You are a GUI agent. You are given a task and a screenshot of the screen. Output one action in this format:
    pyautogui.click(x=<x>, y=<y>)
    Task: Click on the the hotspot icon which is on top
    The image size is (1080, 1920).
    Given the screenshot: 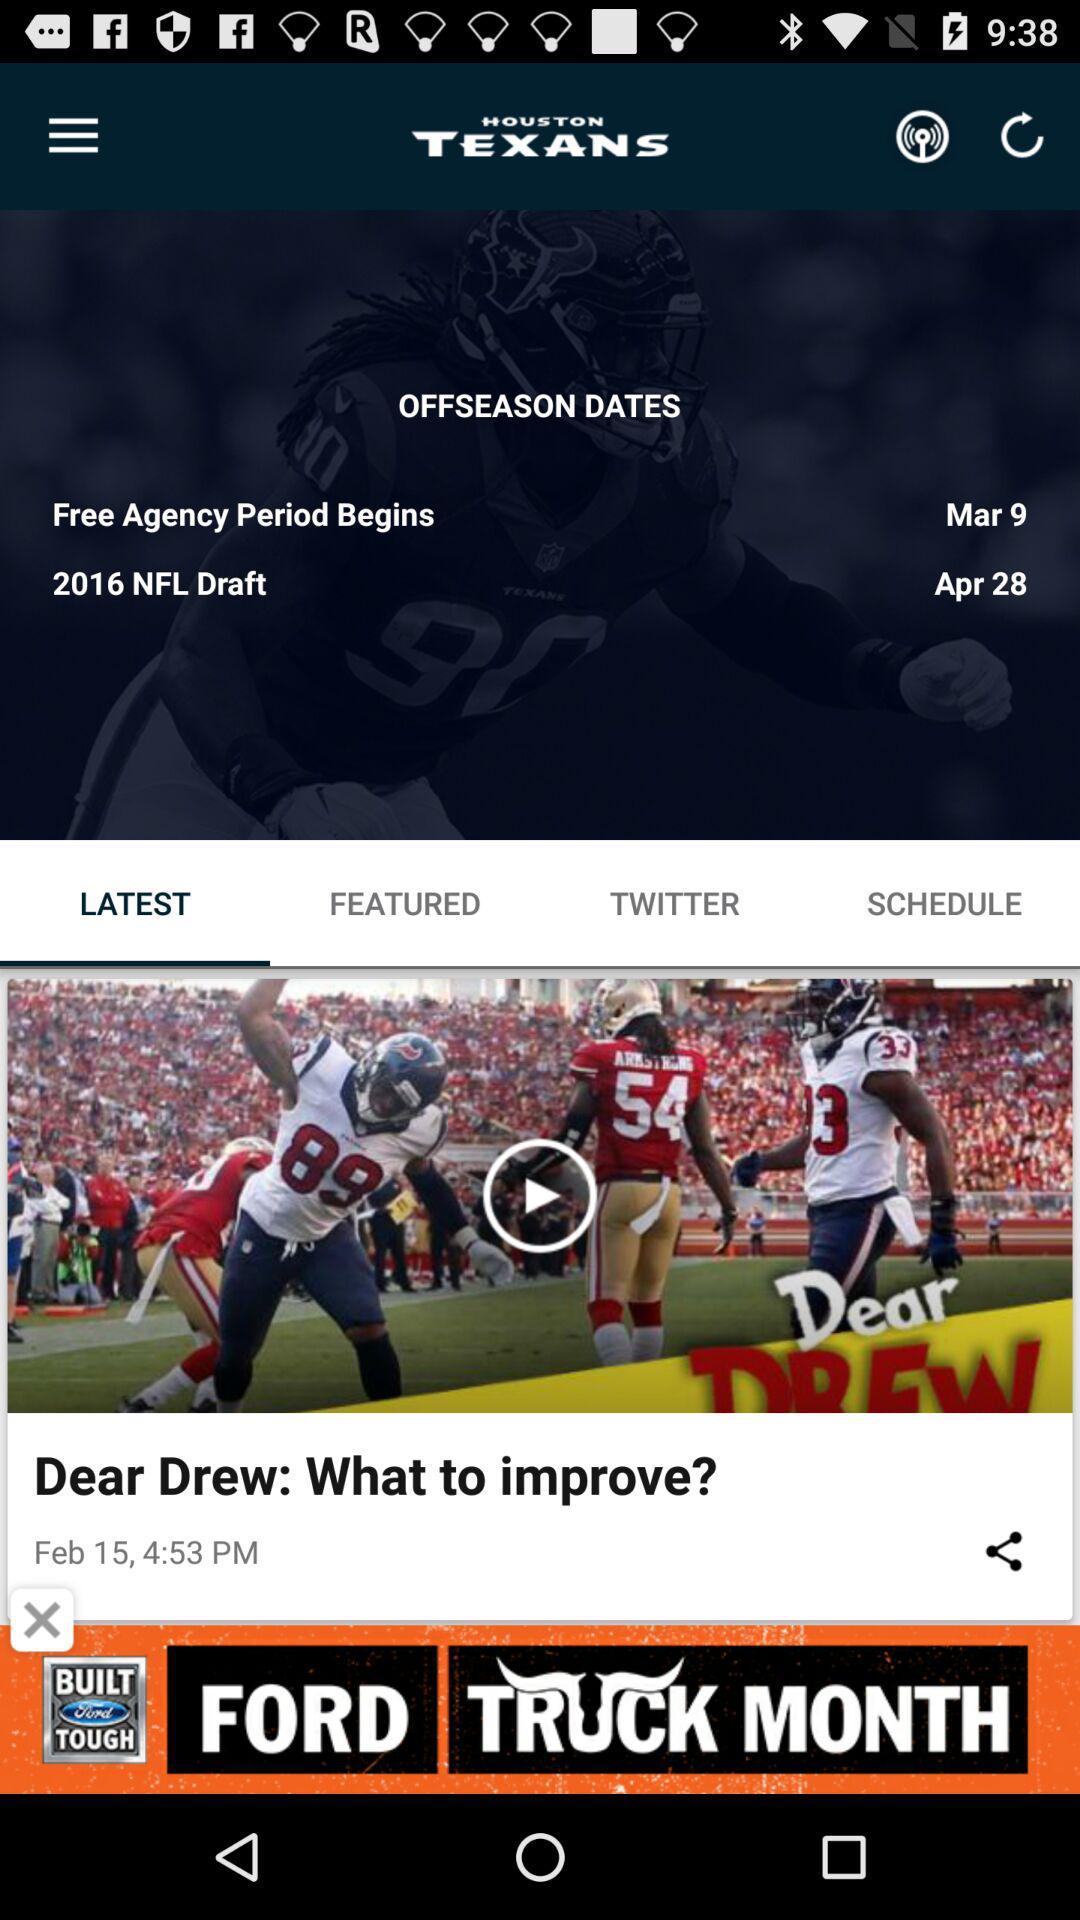 What is the action you would take?
    pyautogui.click(x=922, y=136)
    